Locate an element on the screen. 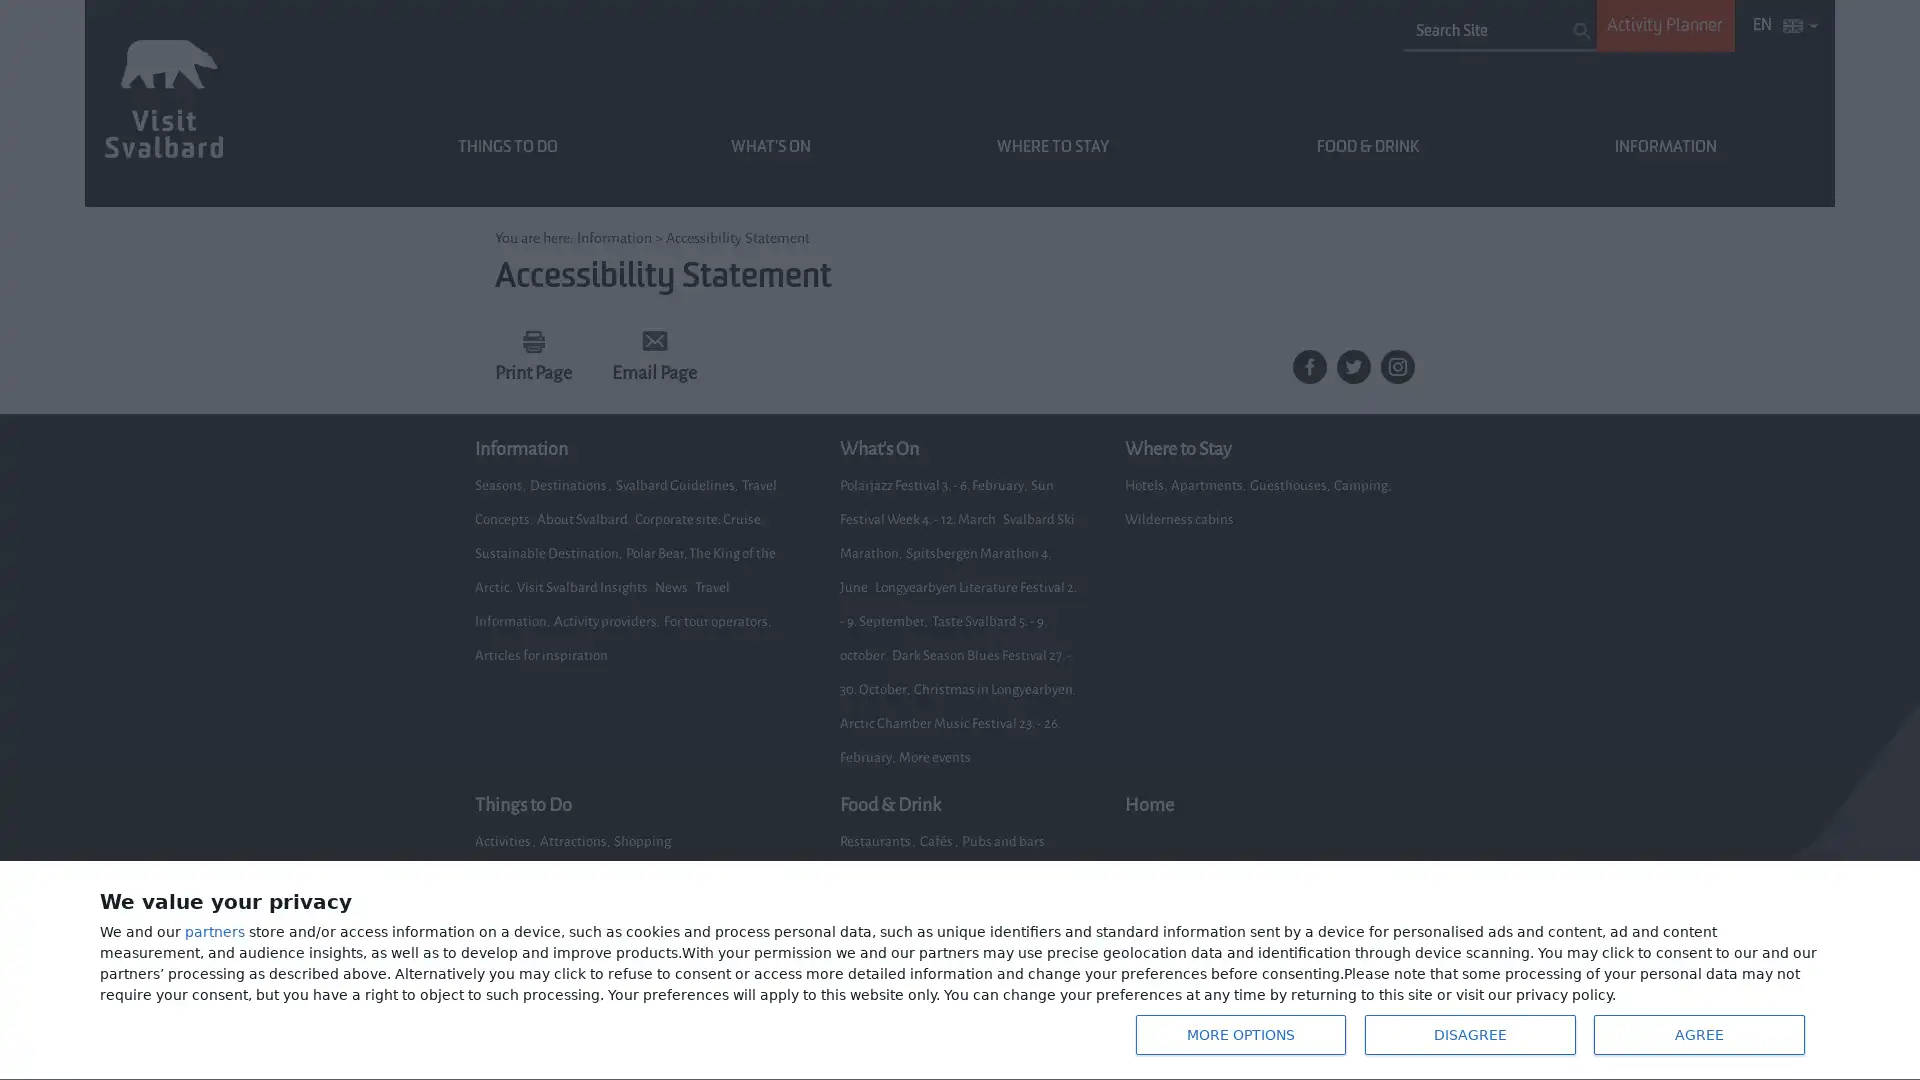 This screenshot has height=1080, width=1920. partners is located at coordinates (215, 936).